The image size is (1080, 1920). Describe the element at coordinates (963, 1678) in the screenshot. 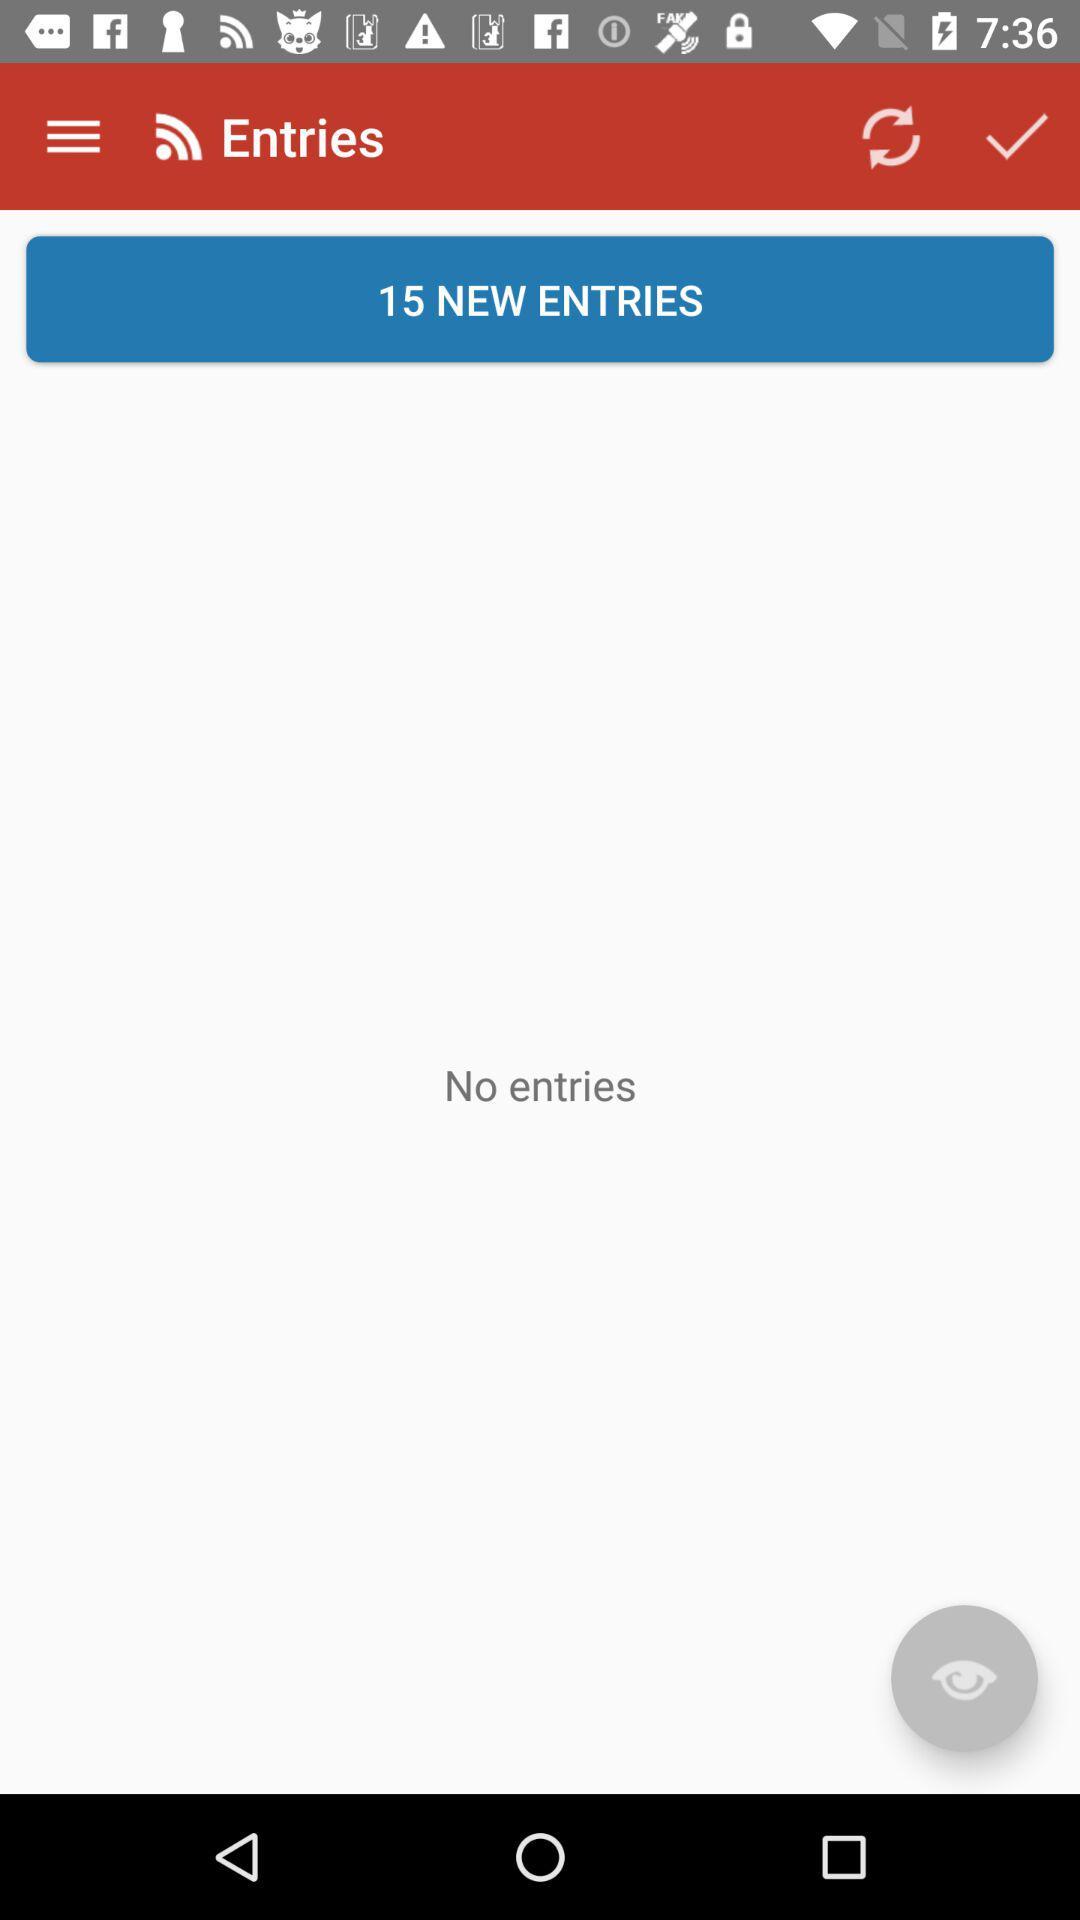

I see `item below the 15 new entries item` at that location.